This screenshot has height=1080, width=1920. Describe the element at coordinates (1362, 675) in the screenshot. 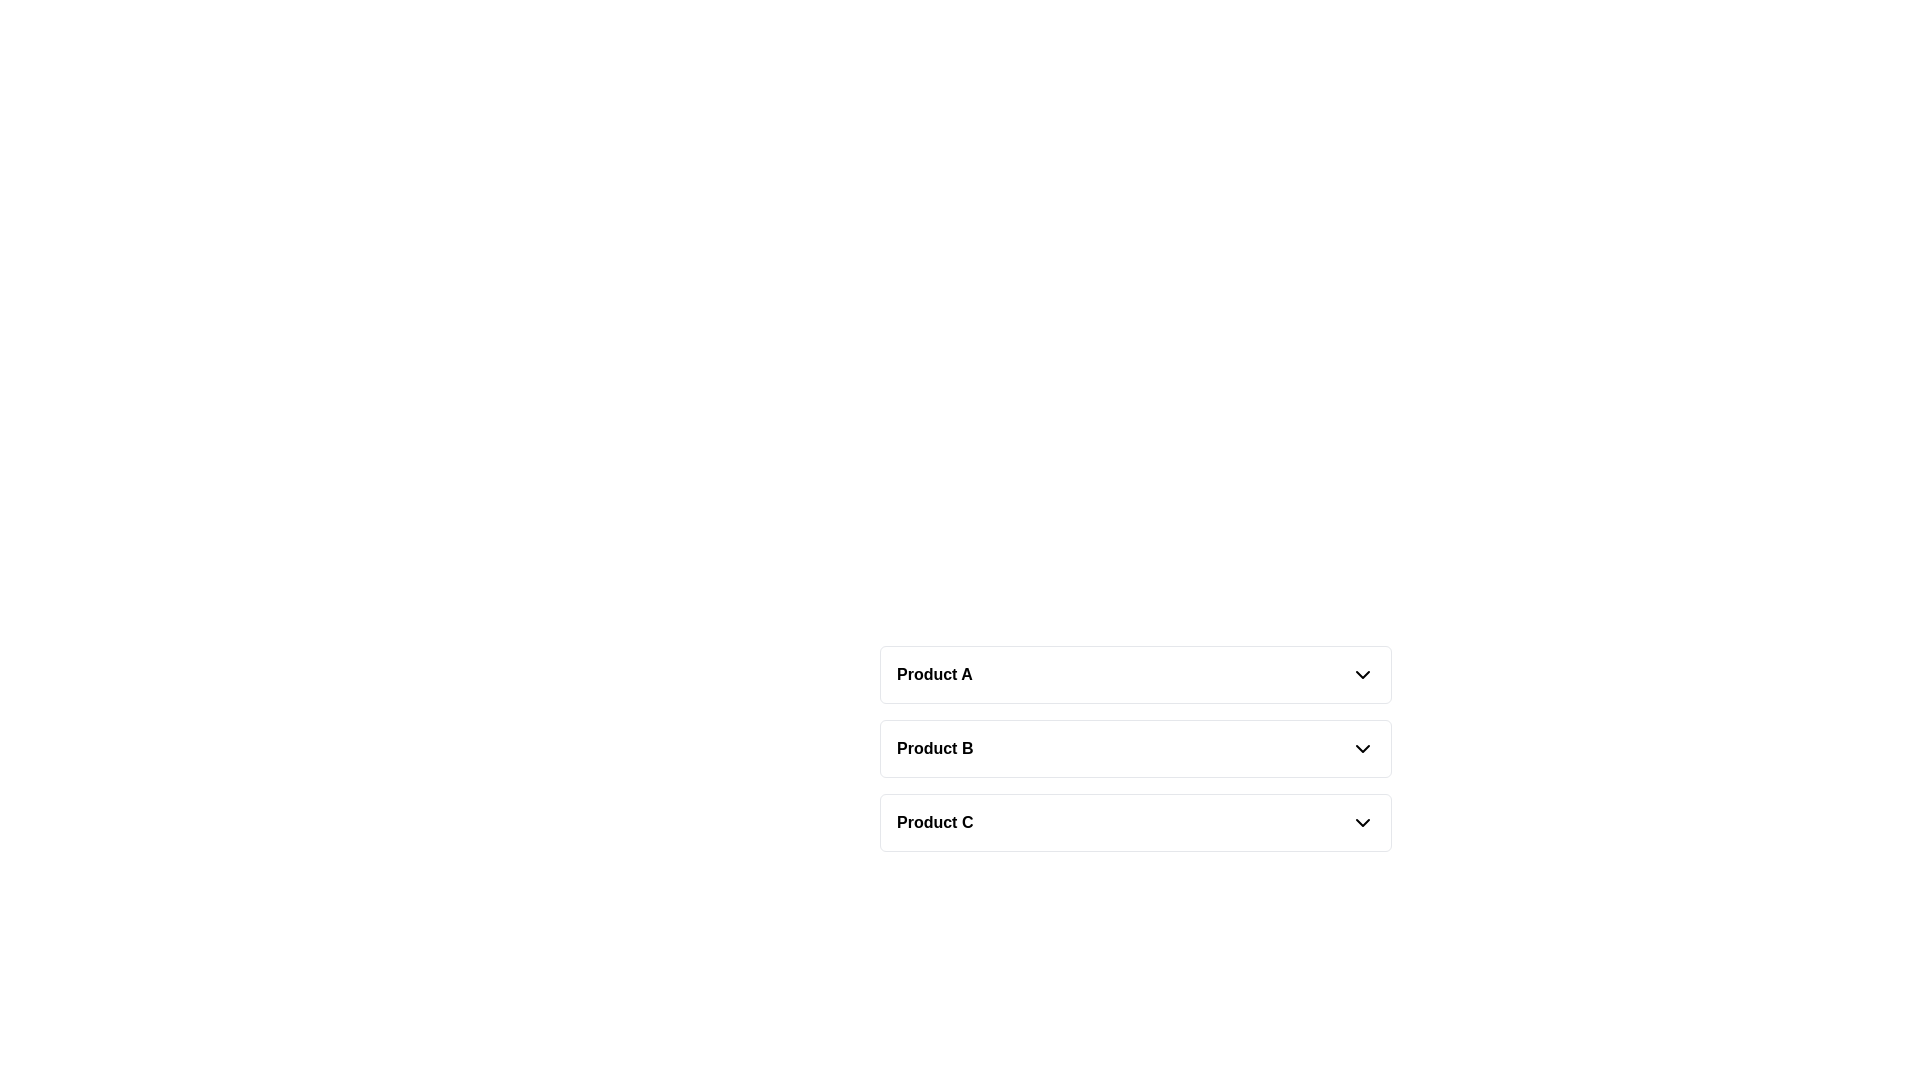

I see `the downward-facing chevron icon located to the right of the text 'Product A'` at that location.